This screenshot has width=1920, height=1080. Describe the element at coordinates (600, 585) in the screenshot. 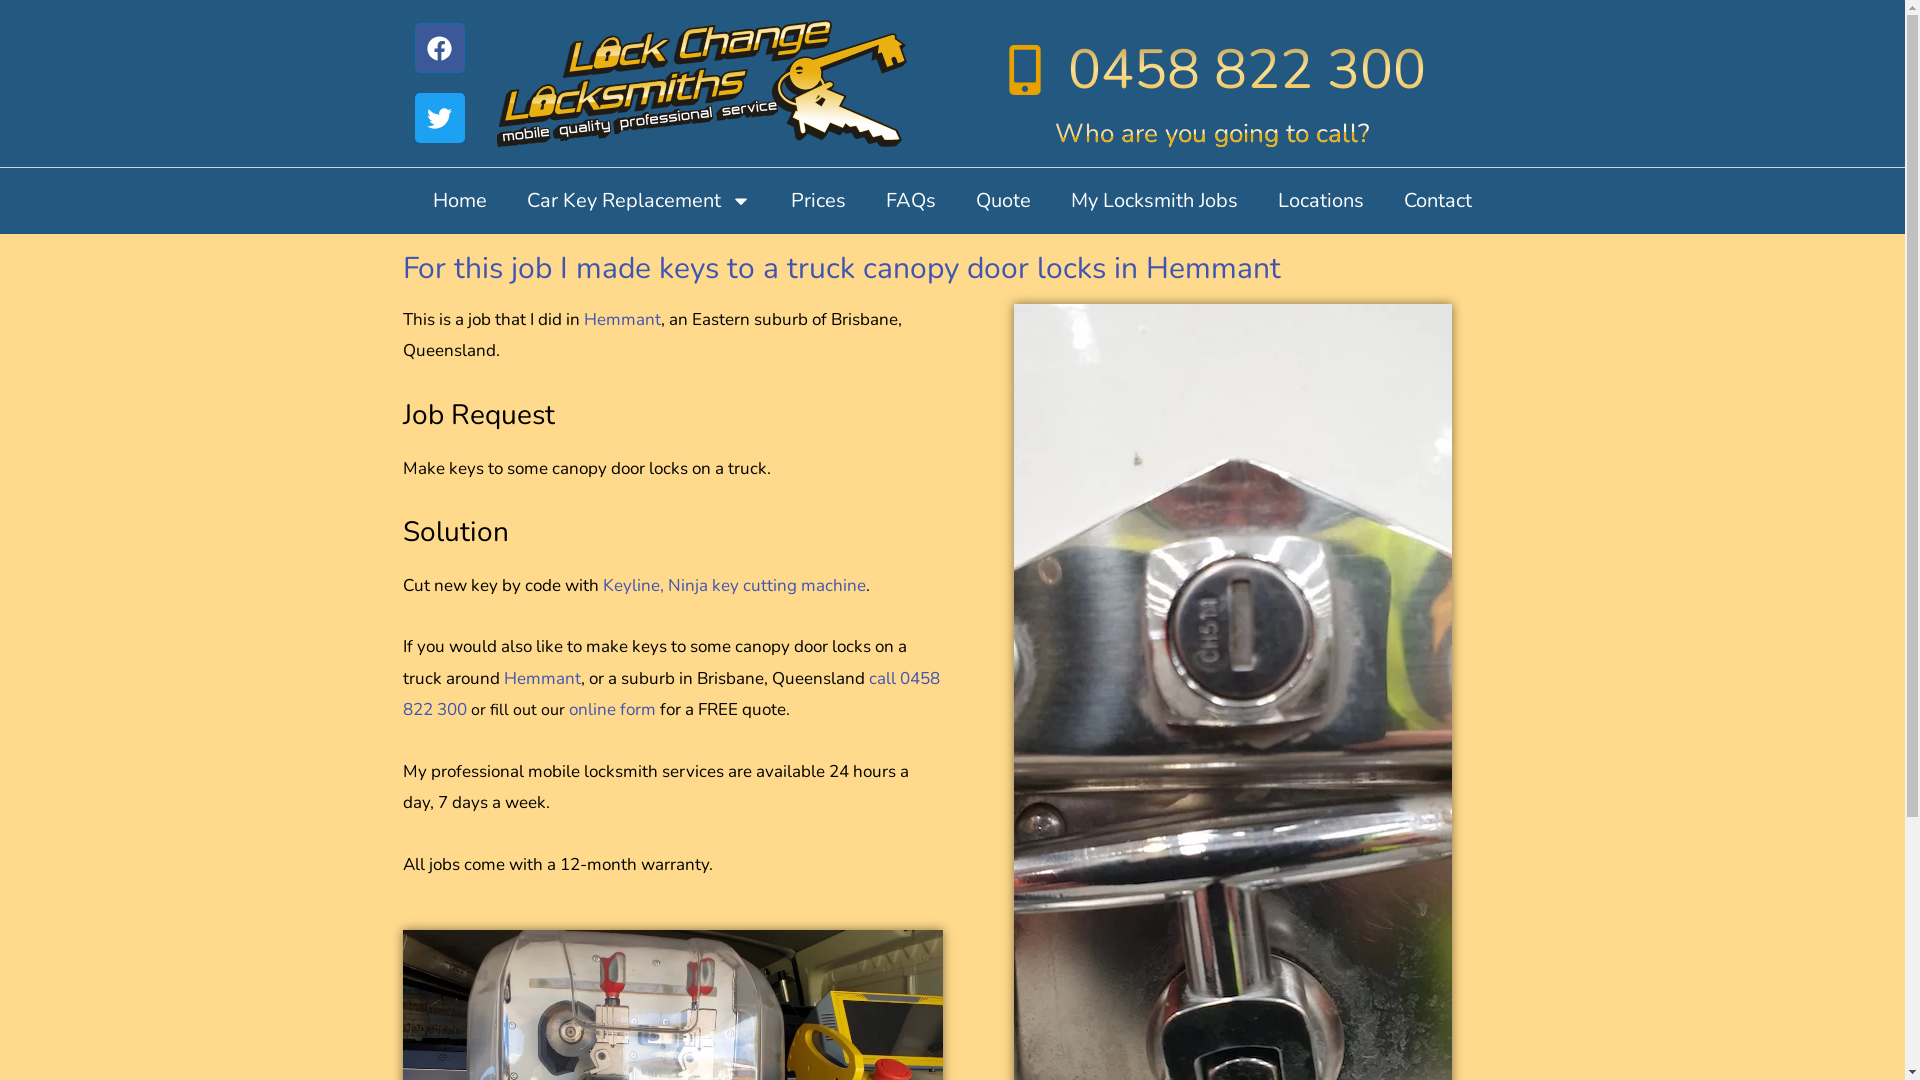

I see `'Keyline, Ninja key cutting machine'` at that location.